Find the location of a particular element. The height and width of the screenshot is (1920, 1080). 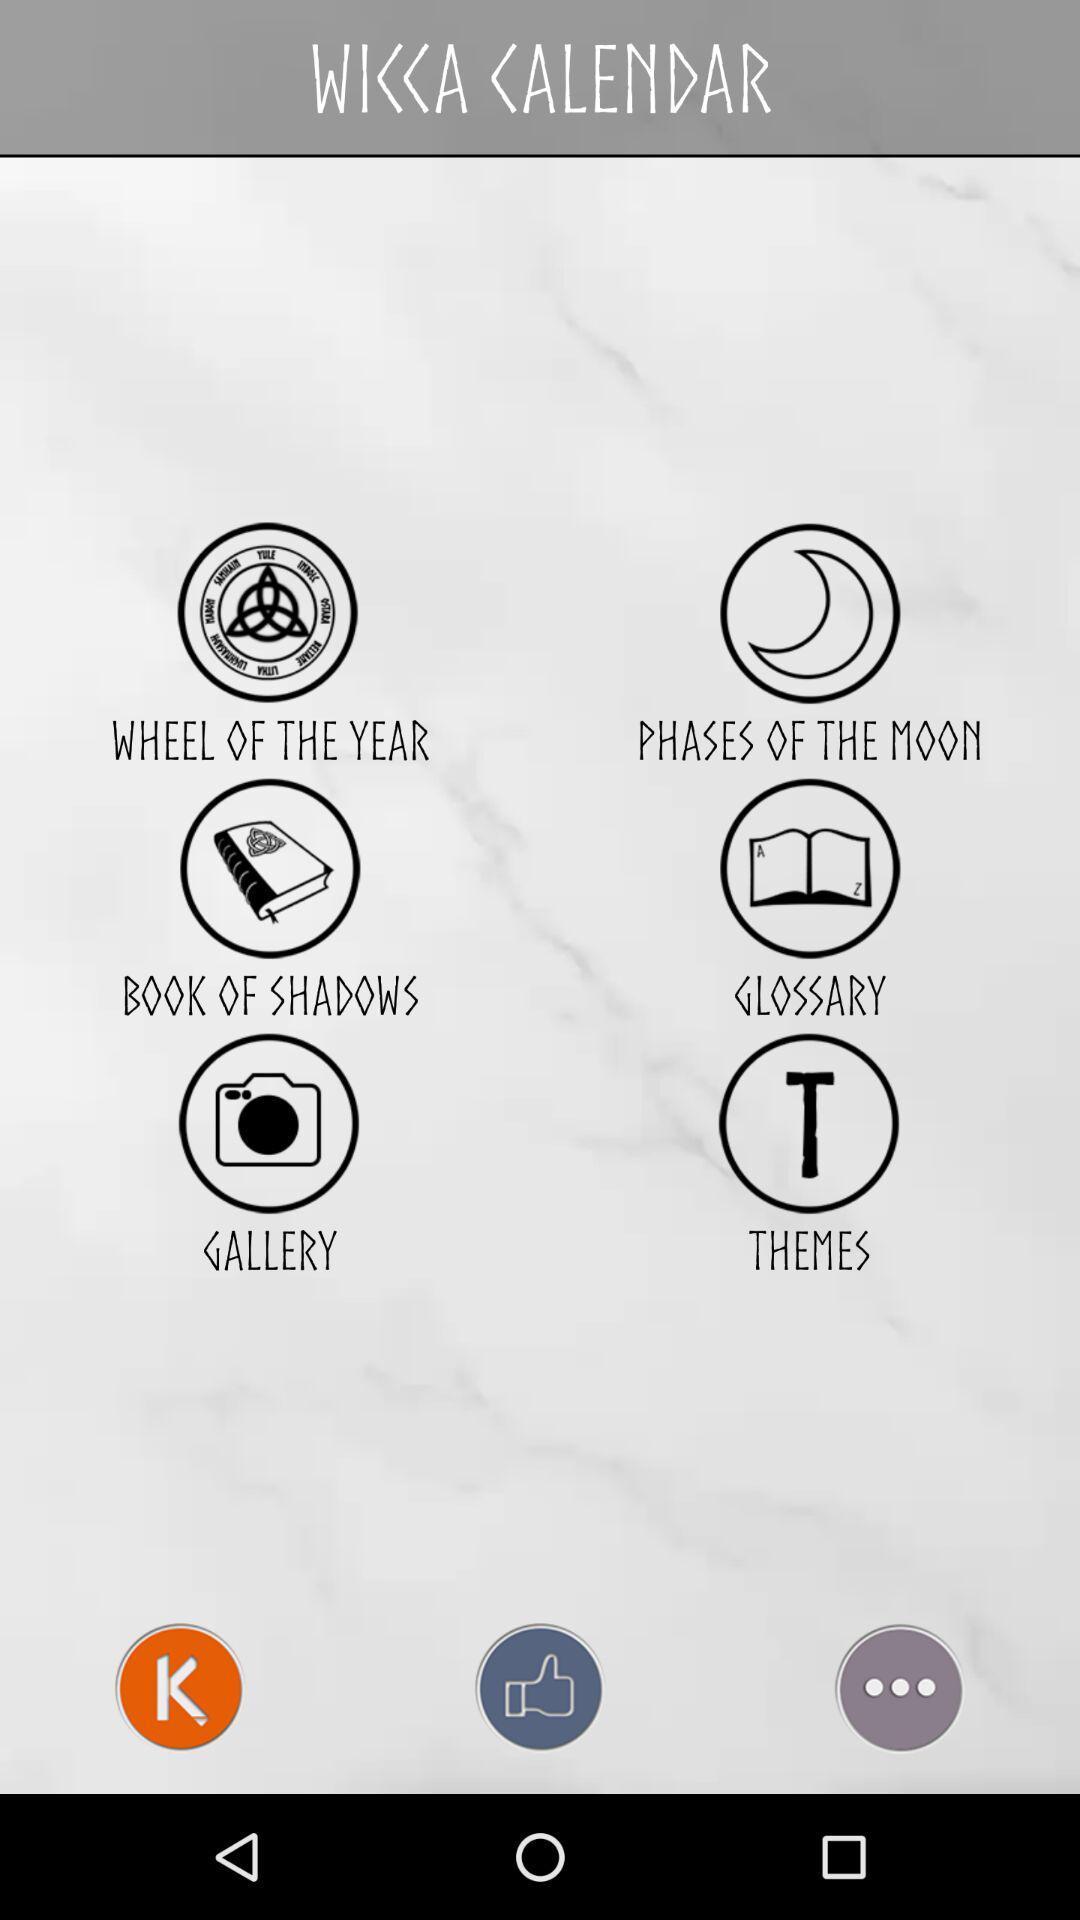

access notes in book of shadows is located at coordinates (268, 868).